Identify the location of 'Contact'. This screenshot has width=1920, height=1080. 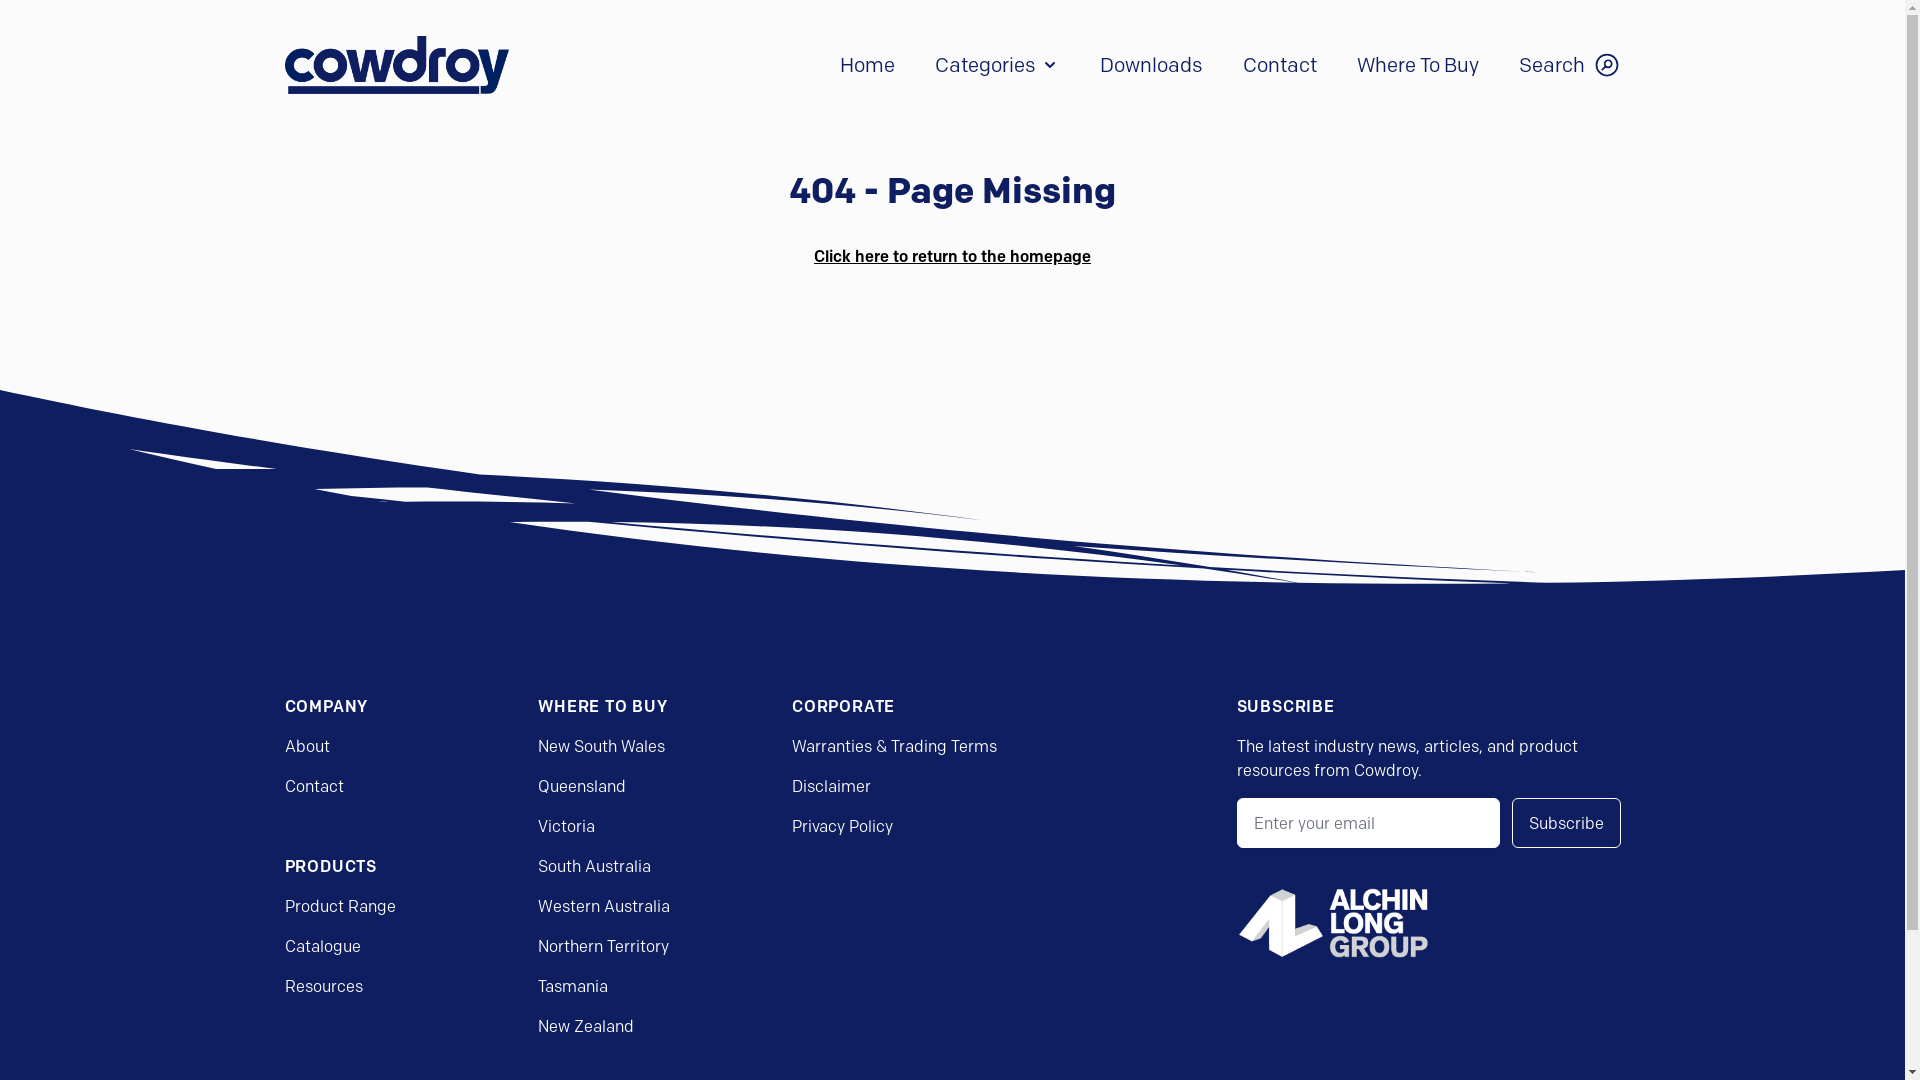
(312, 785).